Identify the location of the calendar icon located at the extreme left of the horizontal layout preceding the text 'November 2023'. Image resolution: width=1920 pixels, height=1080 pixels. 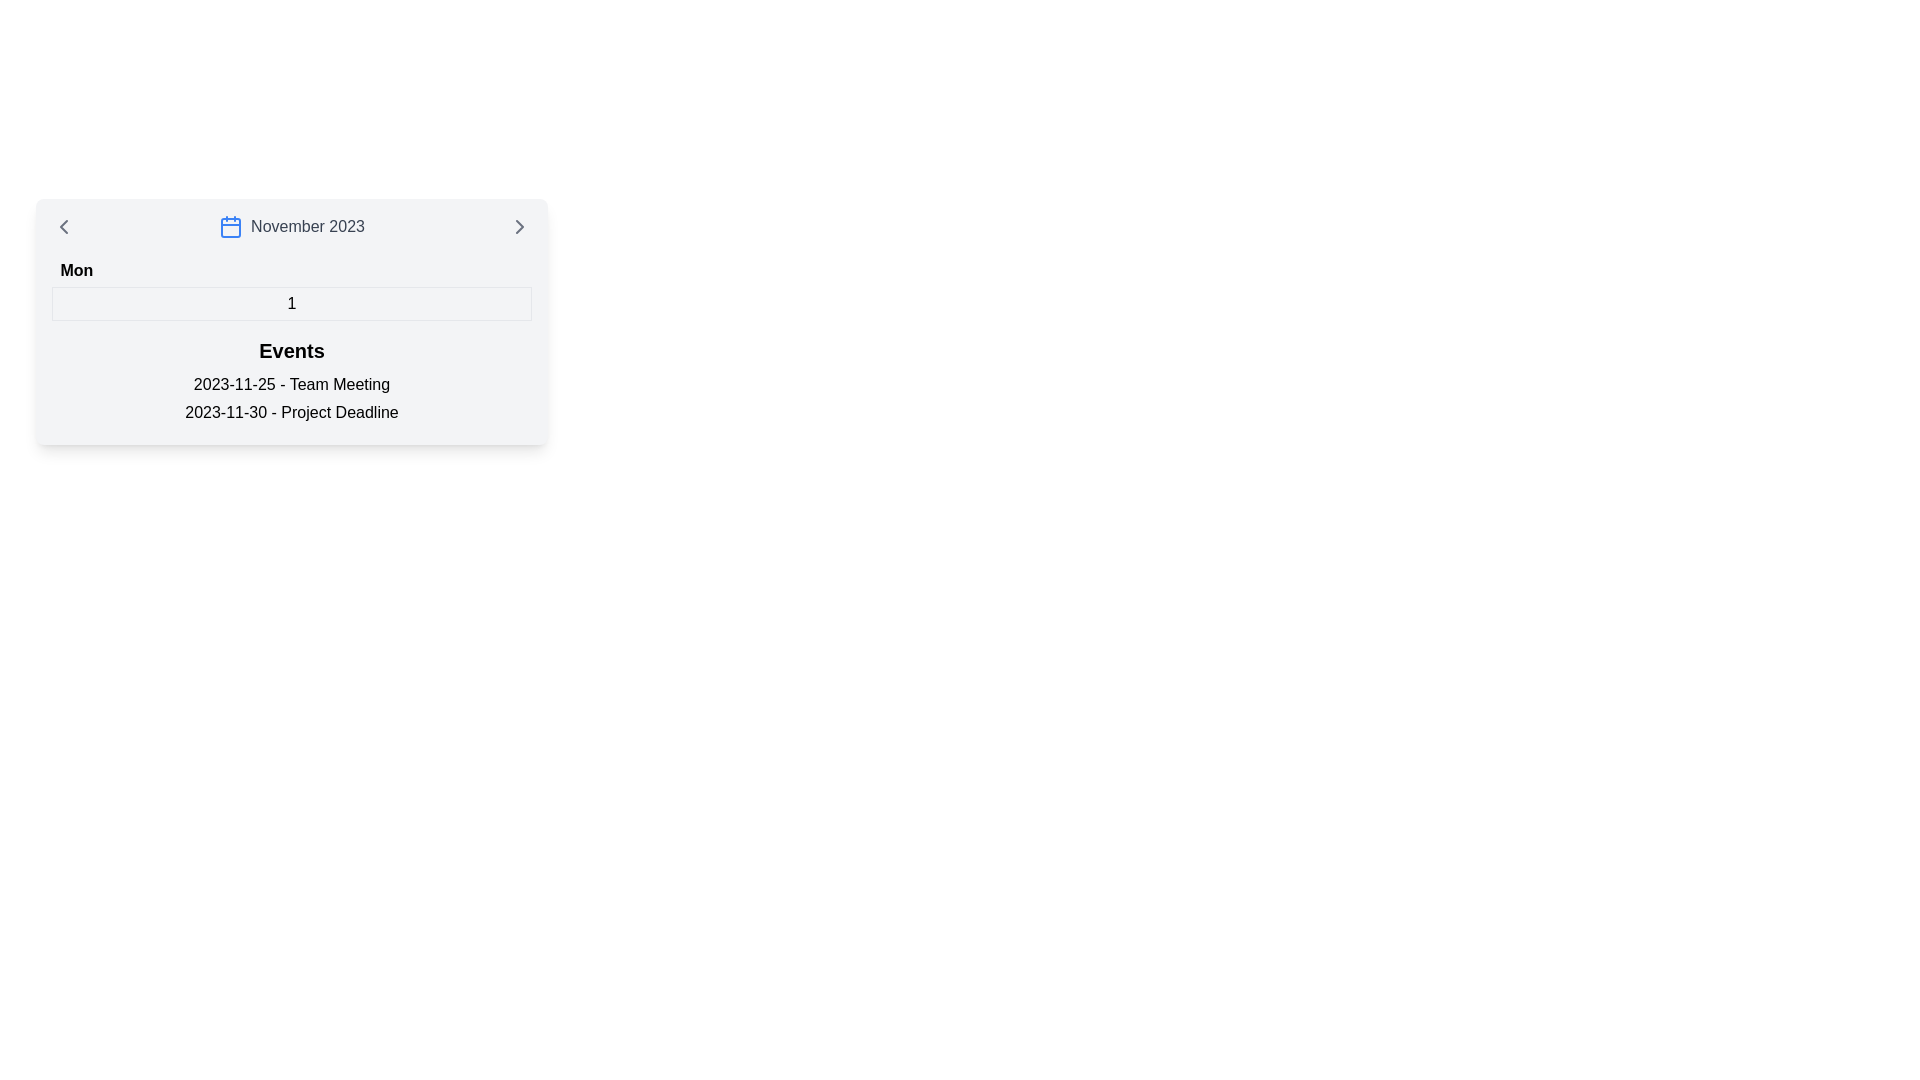
(231, 226).